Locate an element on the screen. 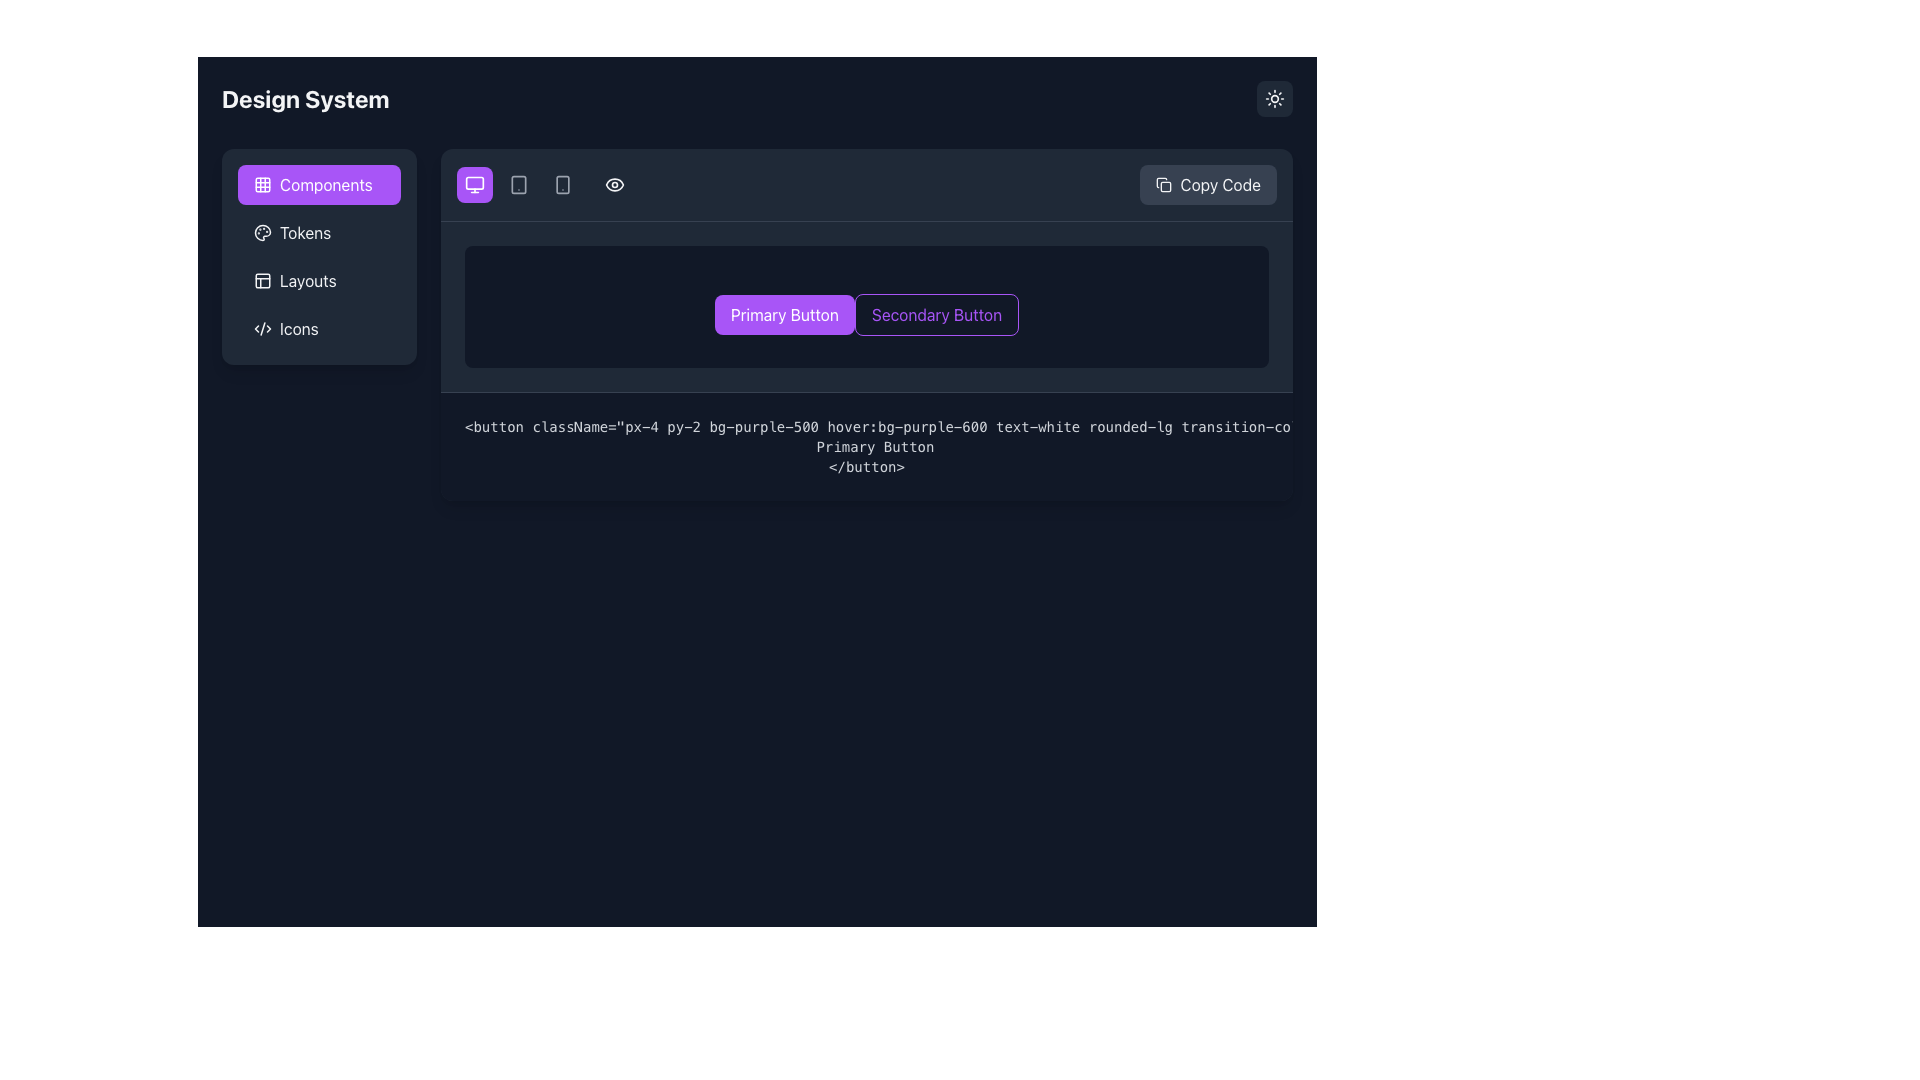  the 'Layouts' menu item, which is the third option in the vertical list under 'Design System', positioned between 'Tokens' and 'Icons' is located at coordinates (318, 256).